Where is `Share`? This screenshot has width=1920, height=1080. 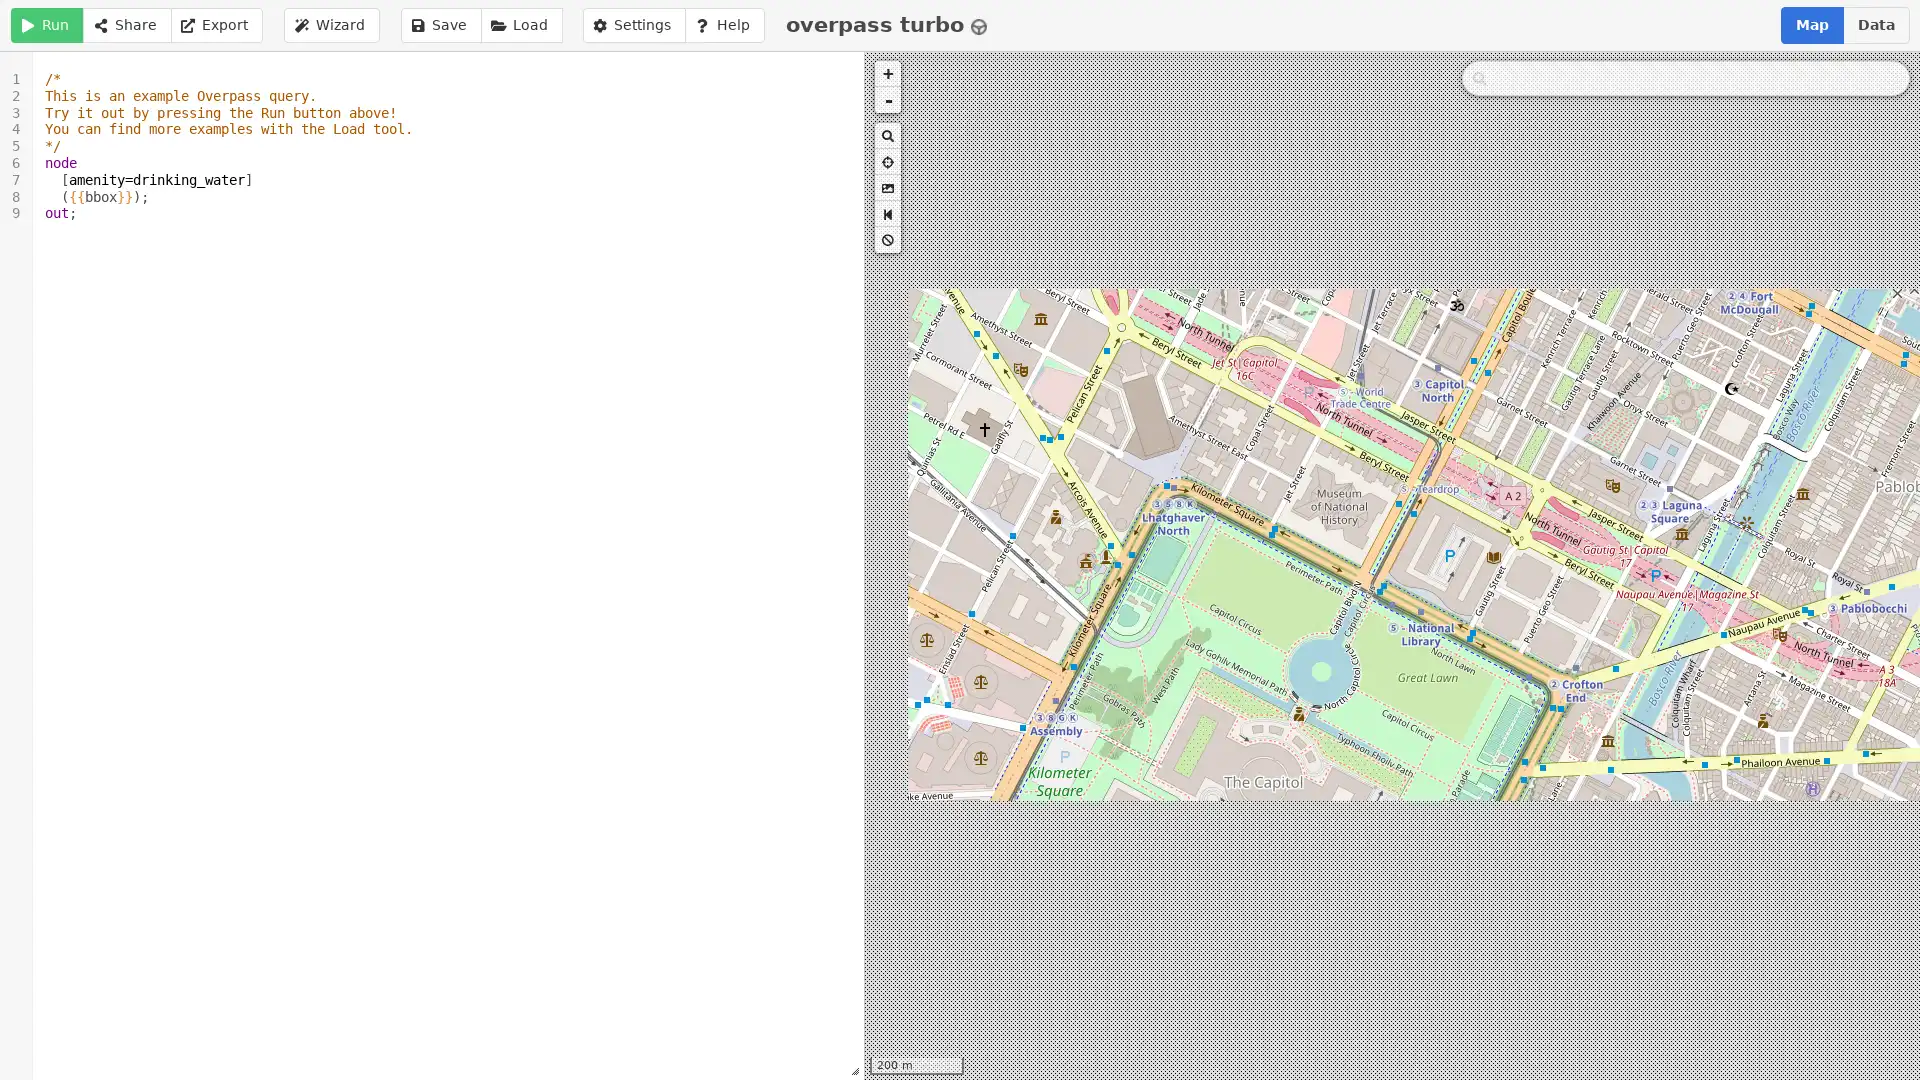
Share is located at coordinates (125, 25).